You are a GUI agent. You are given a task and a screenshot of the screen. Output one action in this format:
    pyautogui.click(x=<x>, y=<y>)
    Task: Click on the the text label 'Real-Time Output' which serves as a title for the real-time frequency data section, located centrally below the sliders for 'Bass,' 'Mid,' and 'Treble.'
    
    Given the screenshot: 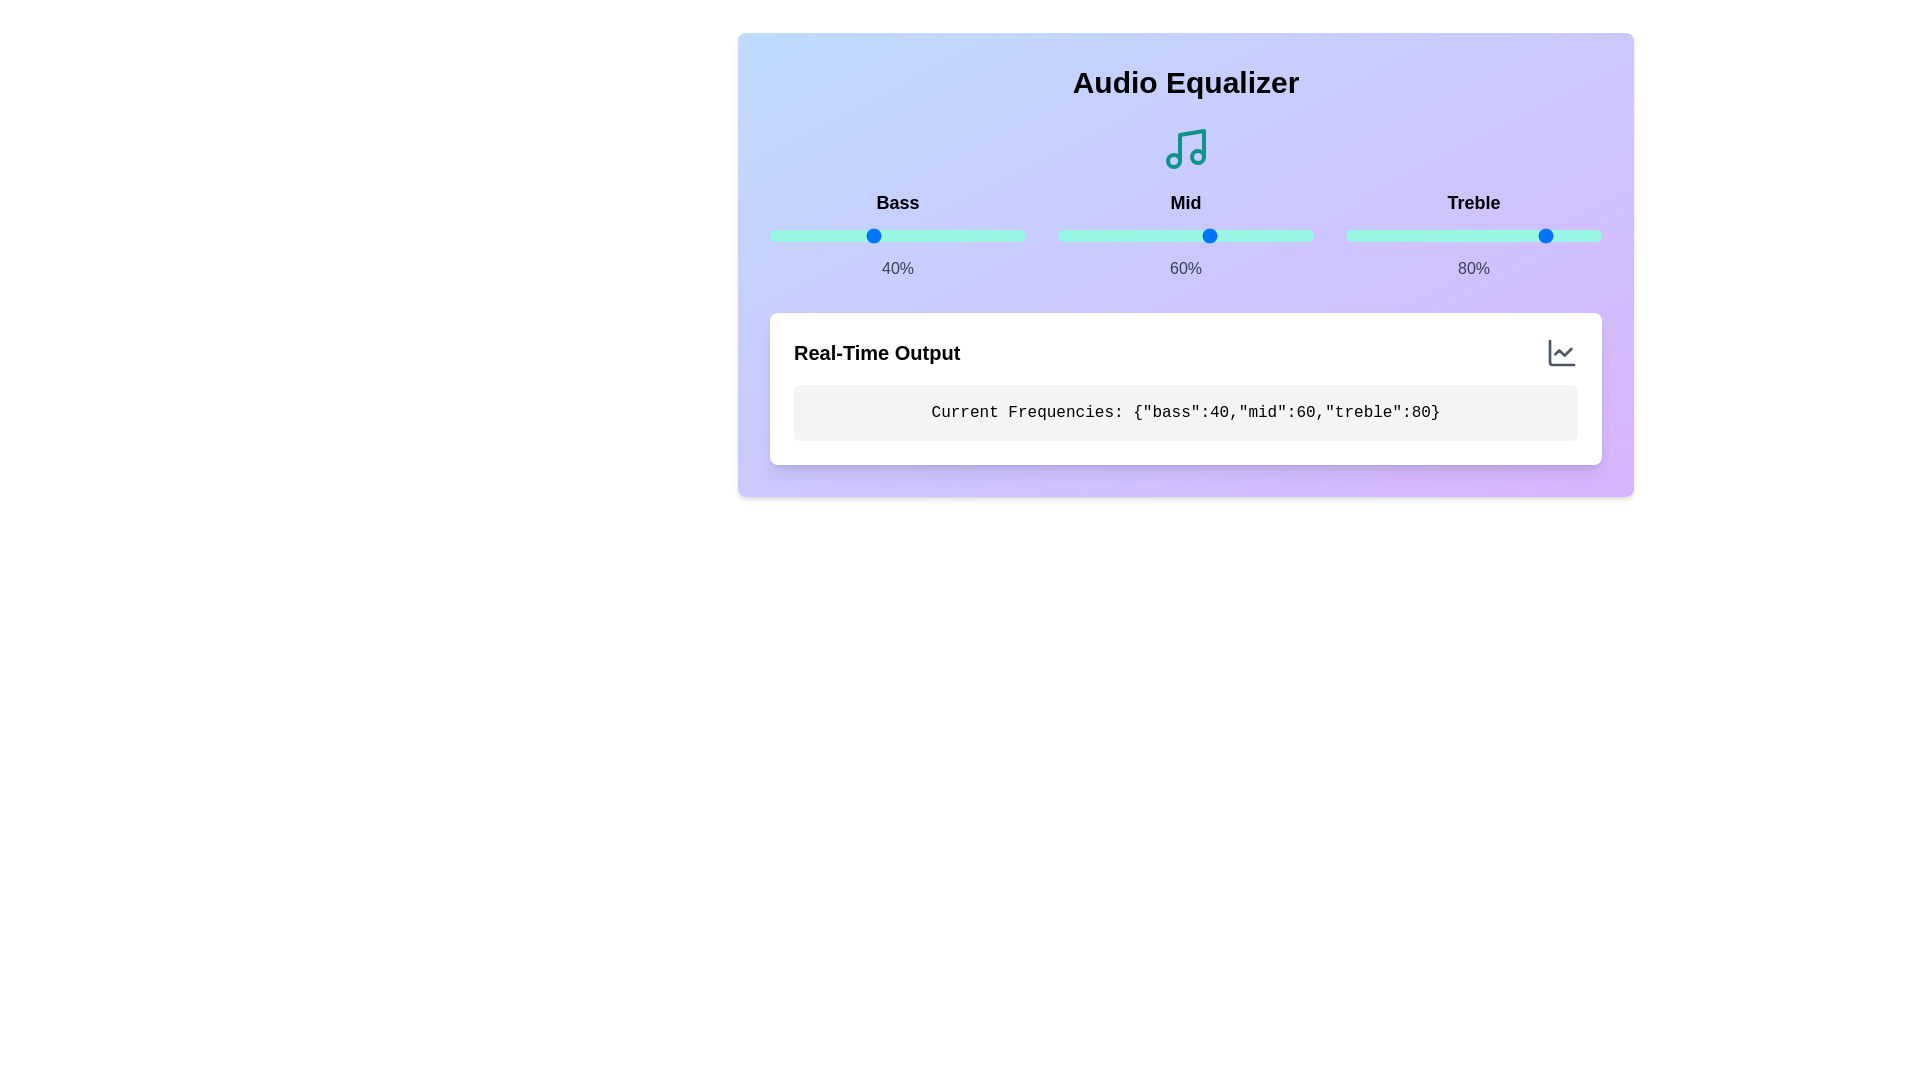 What is the action you would take?
    pyautogui.click(x=877, y=352)
    